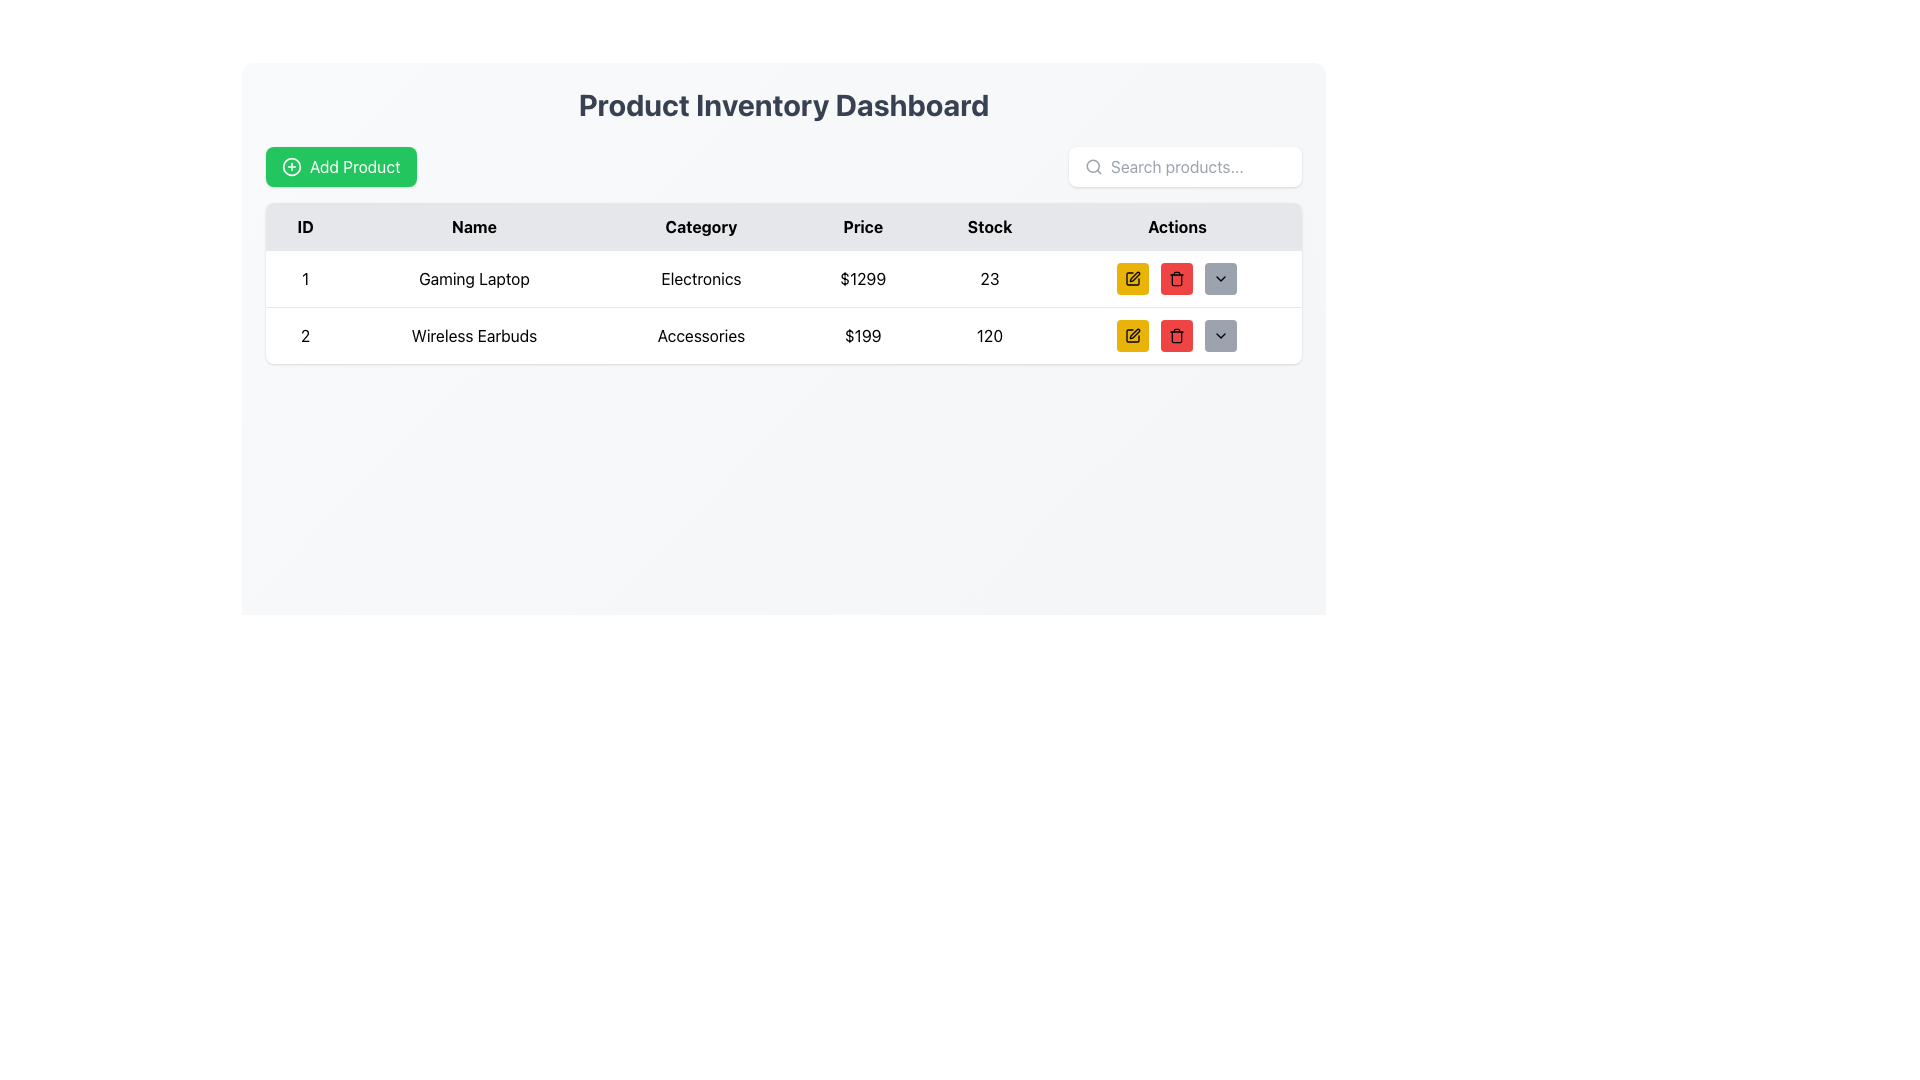 The height and width of the screenshot is (1080, 1920). Describe the element at coordinates (1133, 278) in the screenshot. I see `the yellow square edit action button with a pen graphic located in the 'Actions' column of the table` at that location.